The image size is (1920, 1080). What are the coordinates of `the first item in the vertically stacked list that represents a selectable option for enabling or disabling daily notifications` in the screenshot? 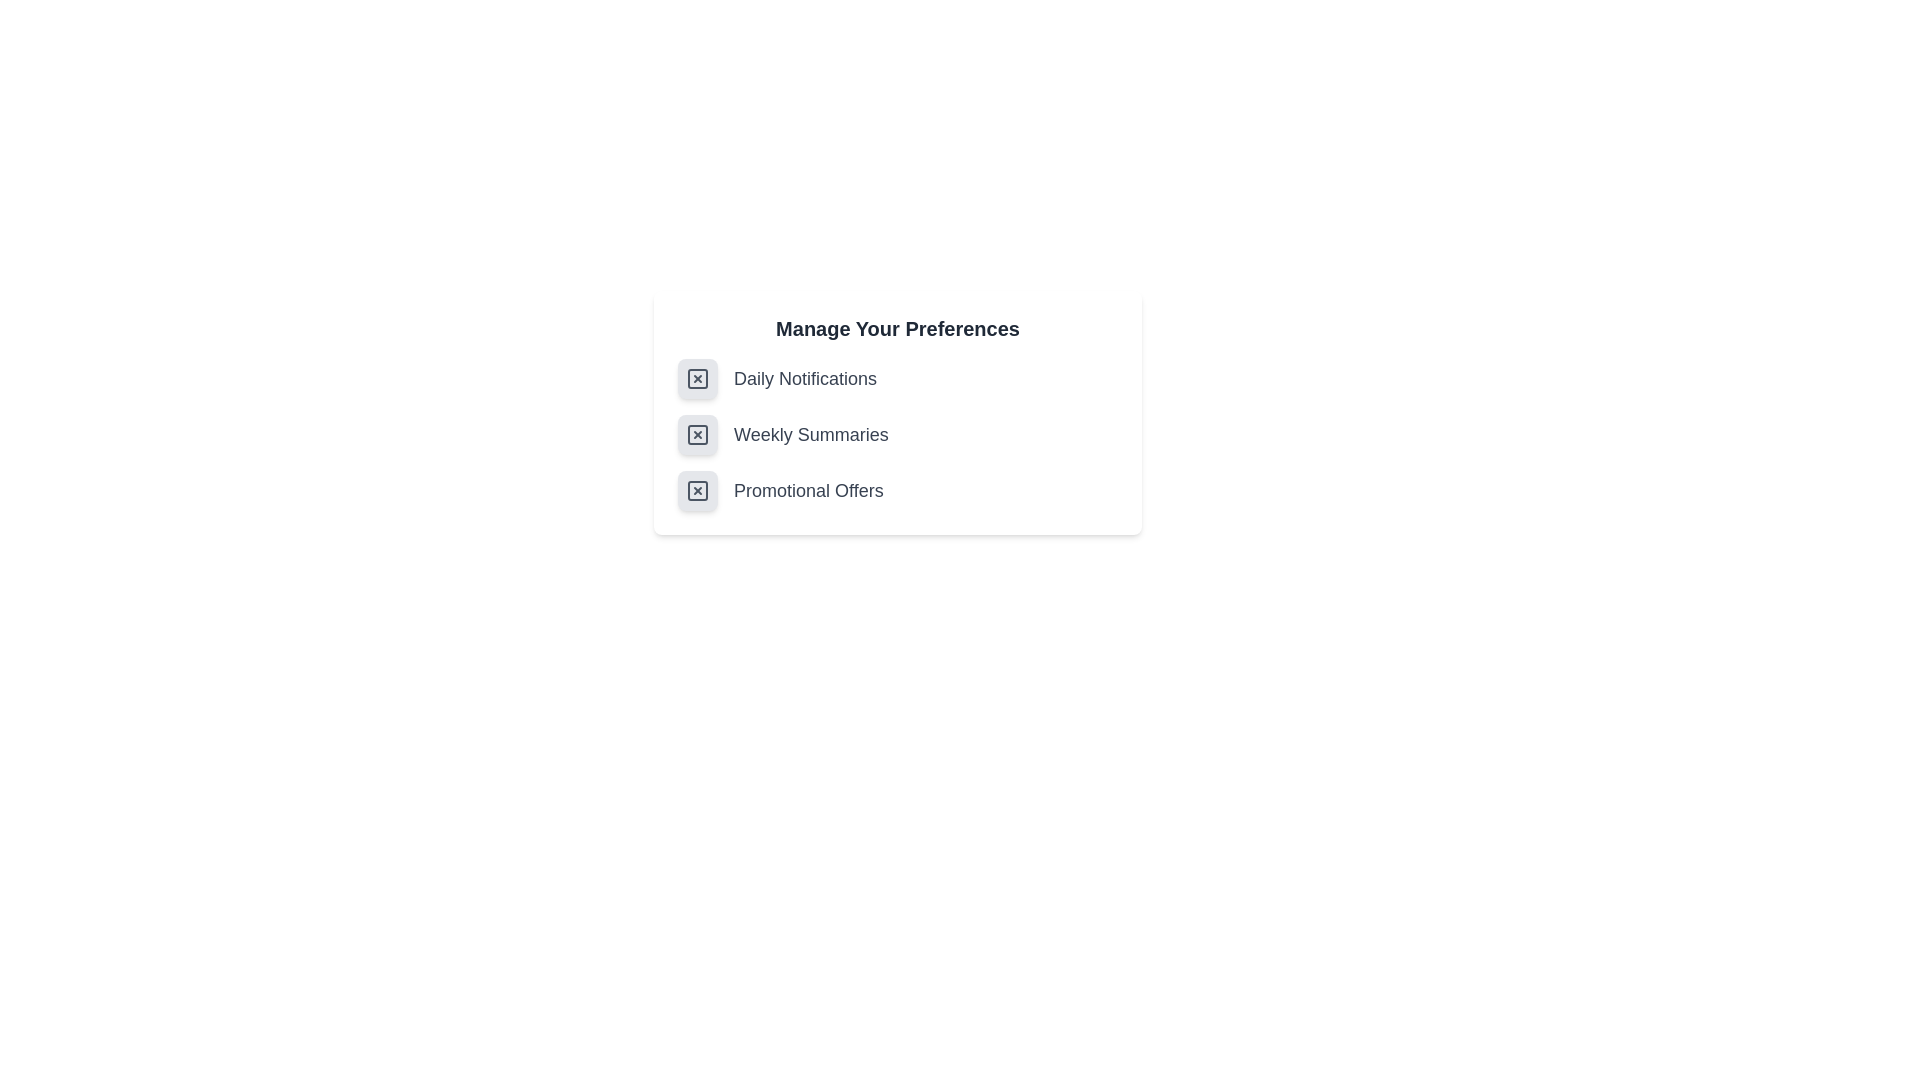 It's located at (896, 378).